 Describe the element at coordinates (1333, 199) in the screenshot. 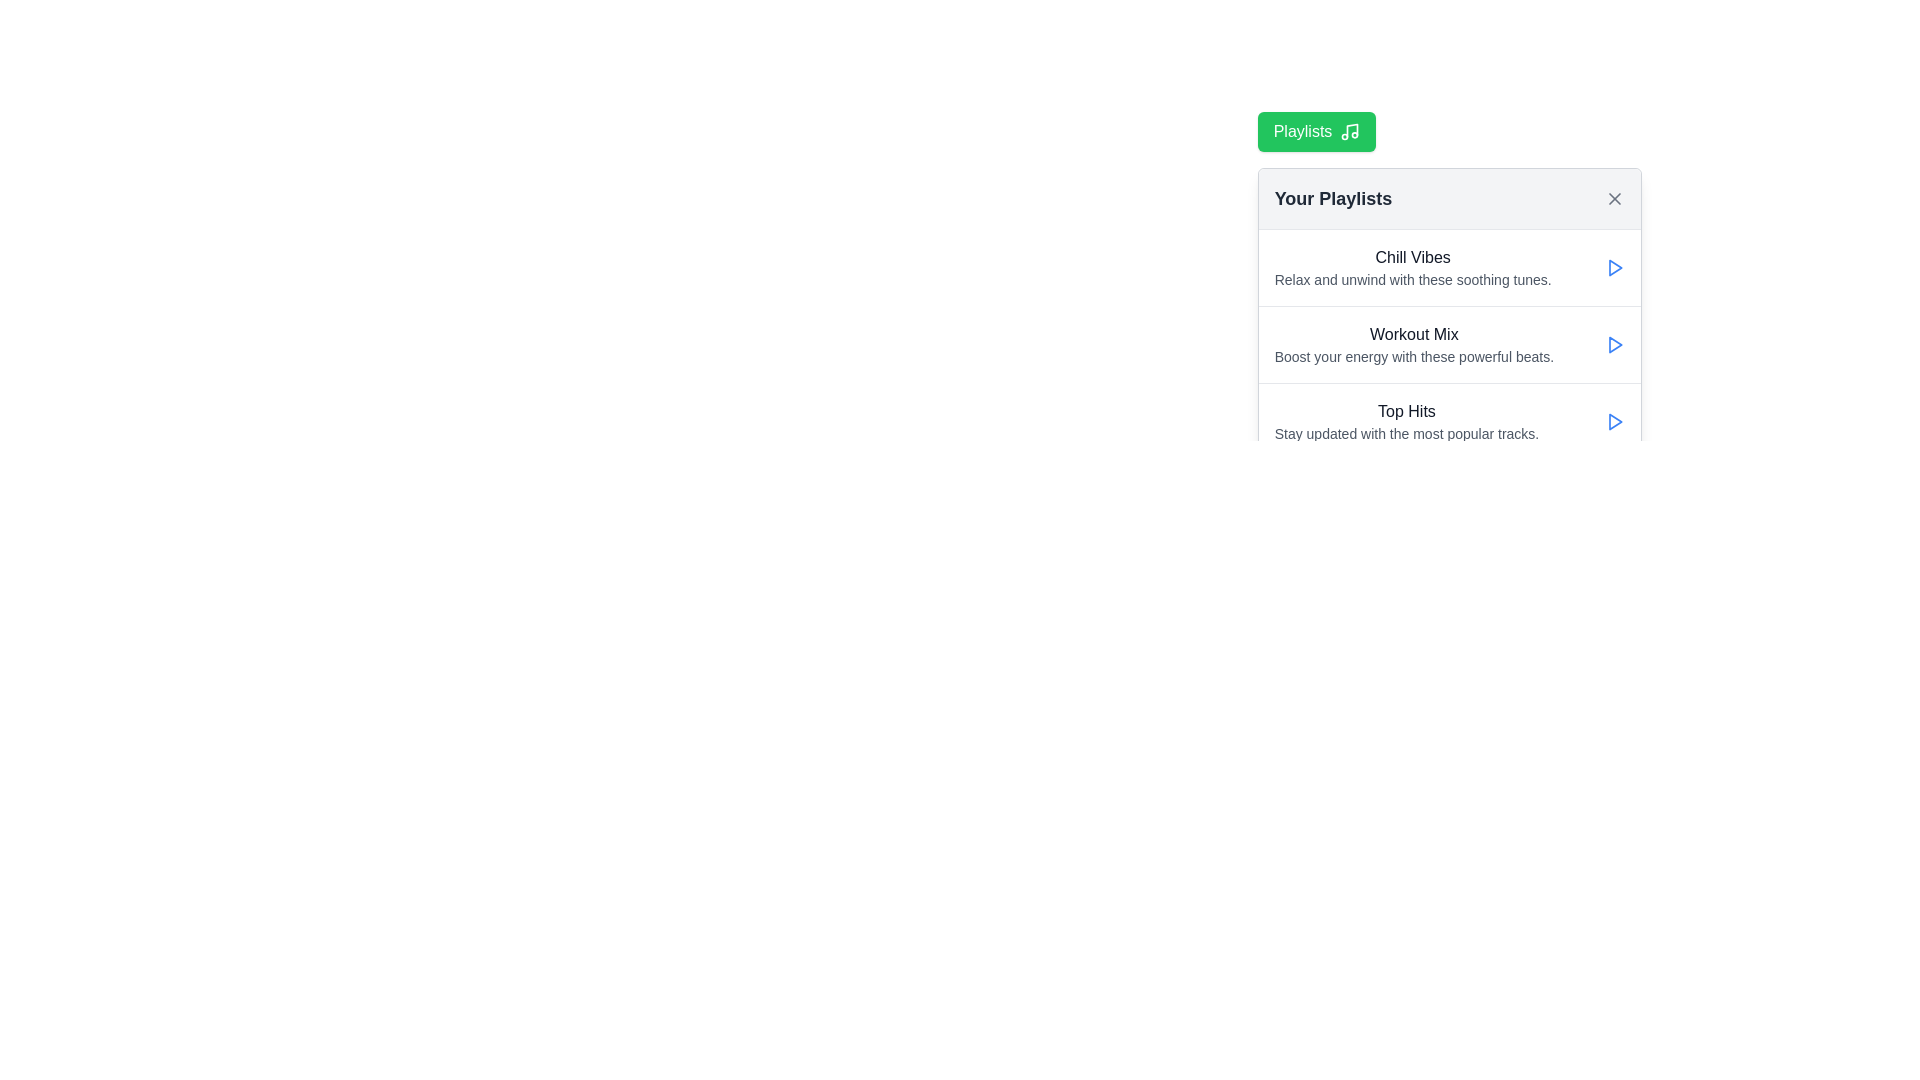

I see `the header text element displaying 'Your Playlists', which is located at the top-left area of the playlist menu panel` at that location.